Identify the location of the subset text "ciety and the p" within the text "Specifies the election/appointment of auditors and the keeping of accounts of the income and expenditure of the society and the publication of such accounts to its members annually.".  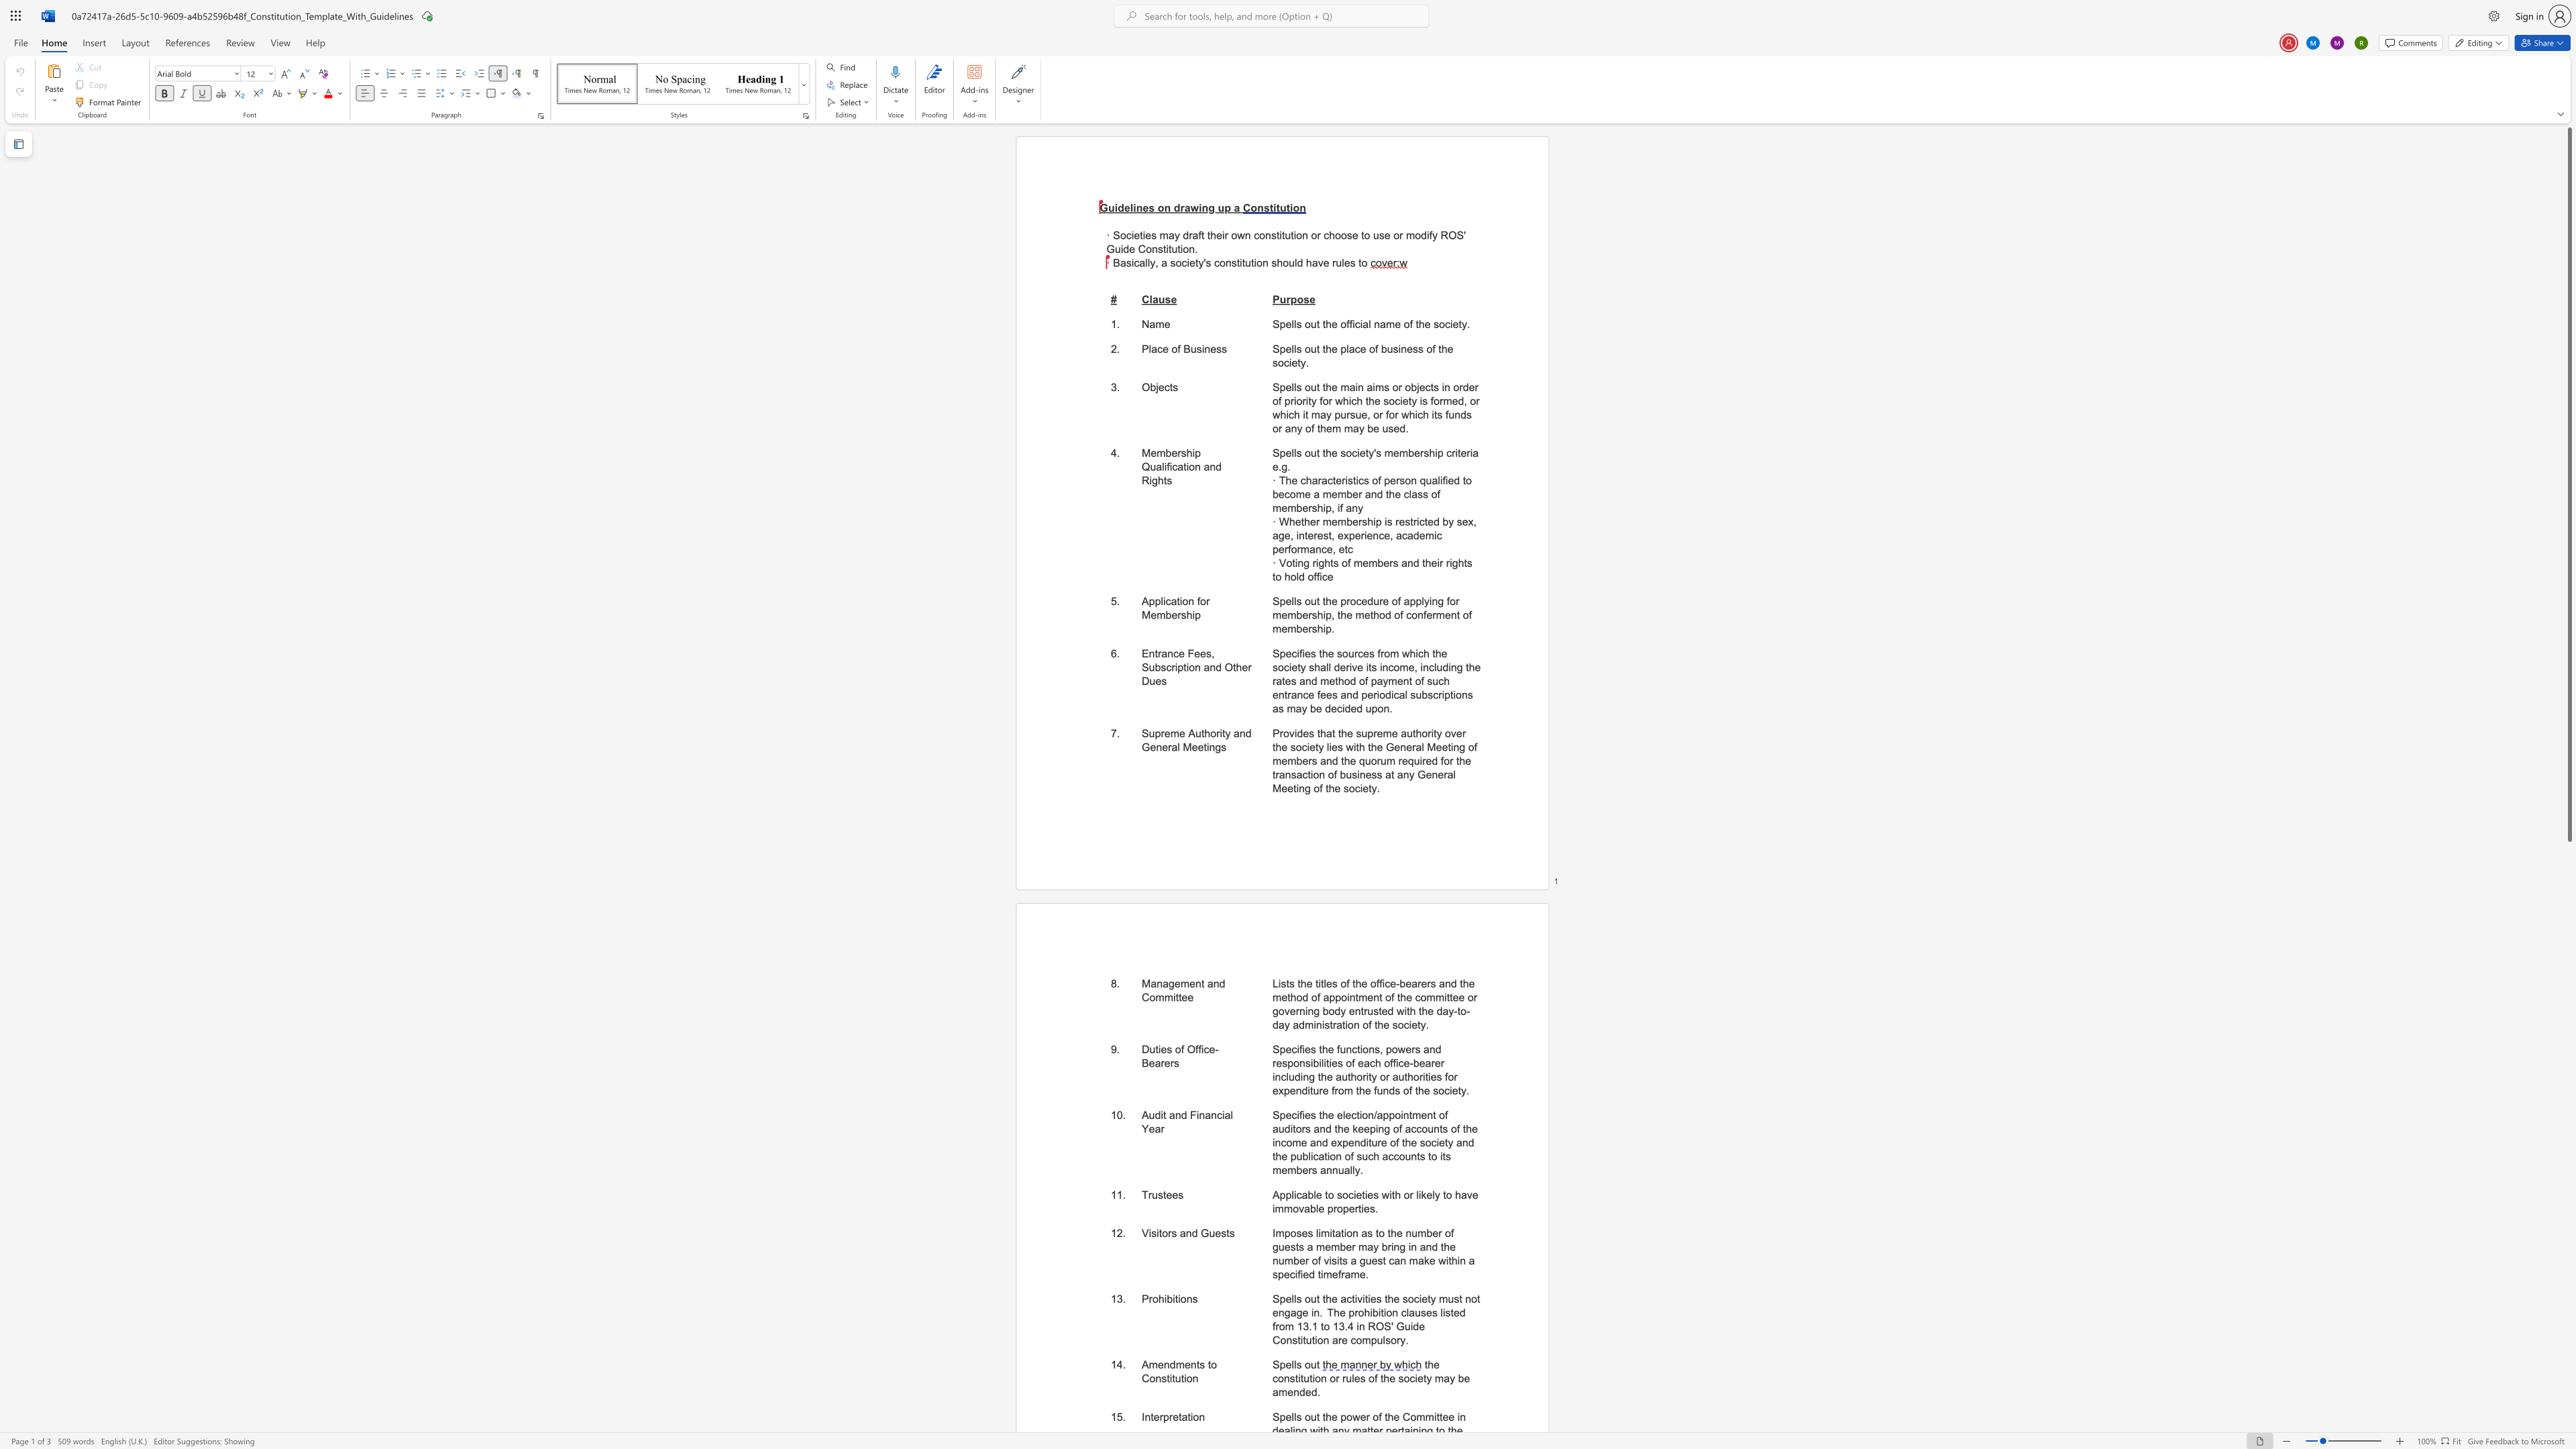
(1431, 1141).